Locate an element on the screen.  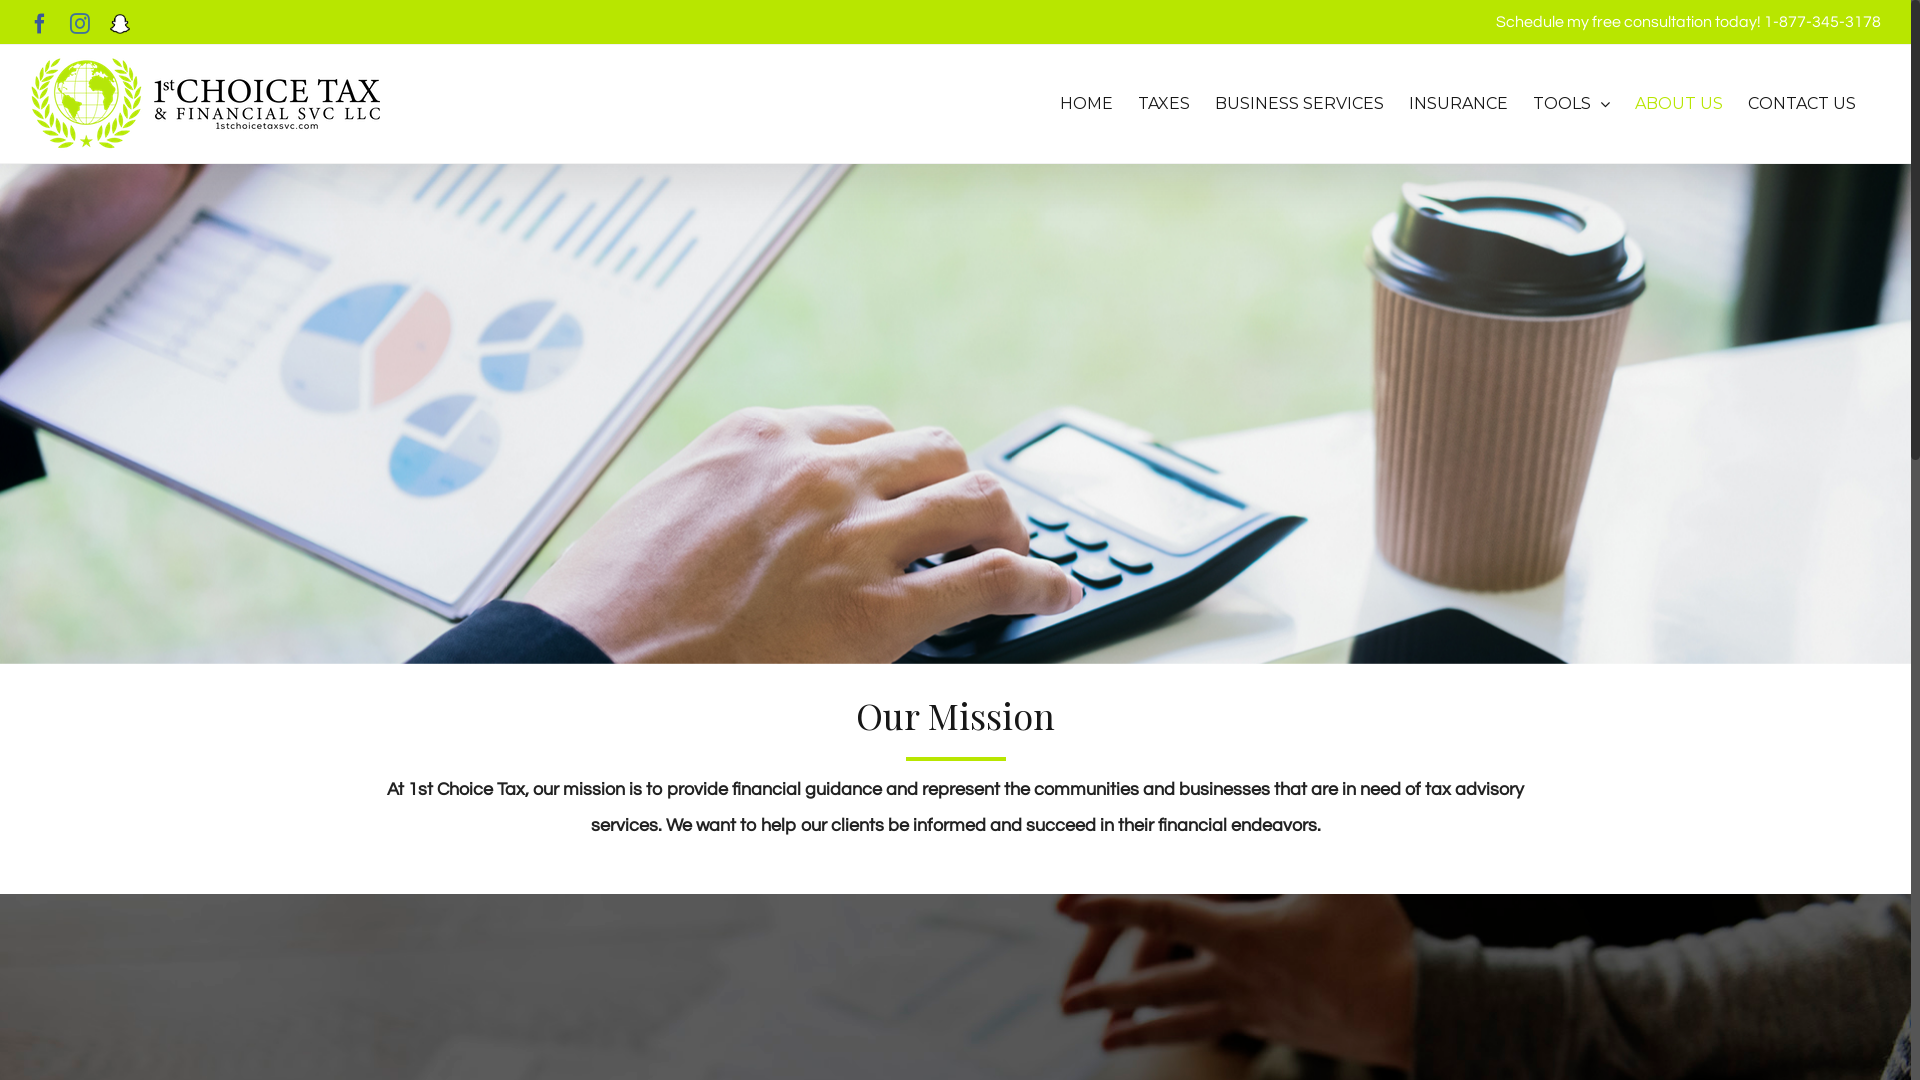
'CONTACT US' is located at coordinates (1801, 104).